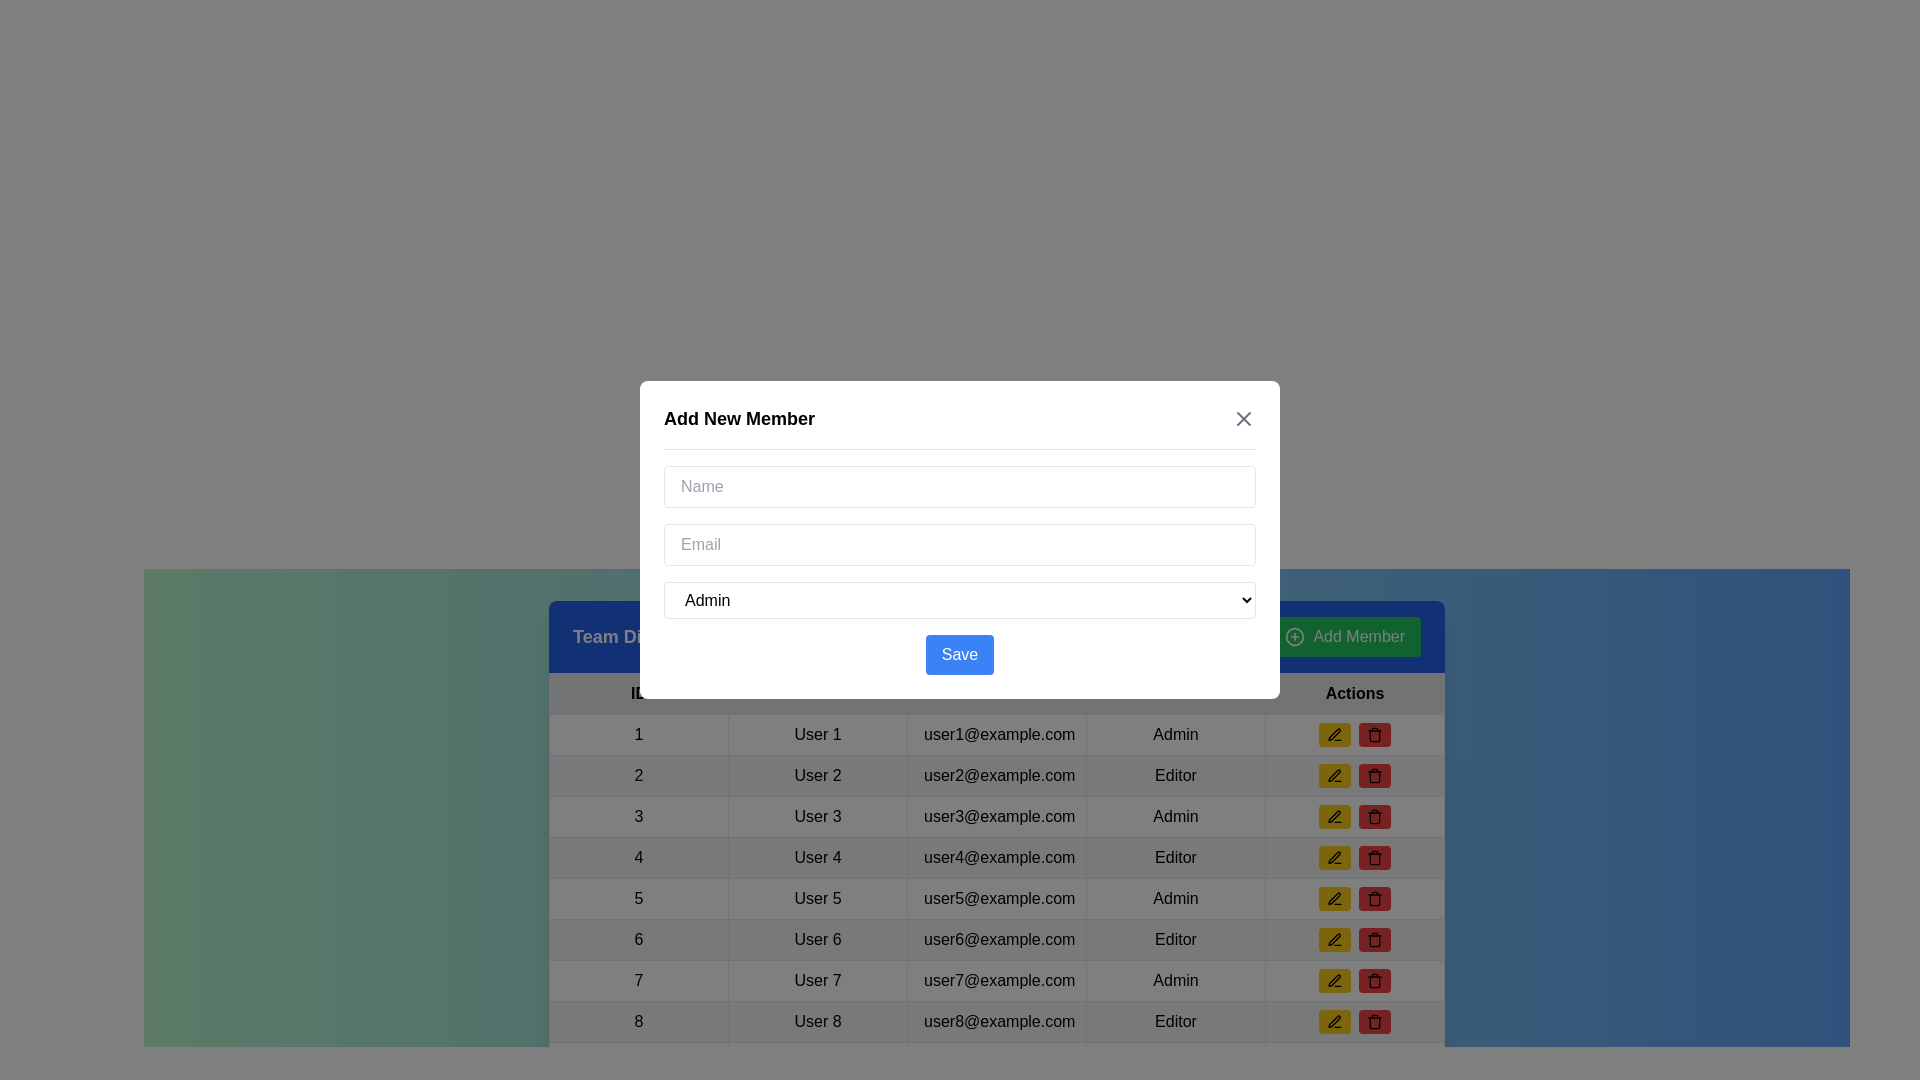 This screenshot has height=1080, width=1920. I want to click on the pen icon button in the Actions column of the table corresponding to user 5 (user5@example.com), so click(1334, 897).